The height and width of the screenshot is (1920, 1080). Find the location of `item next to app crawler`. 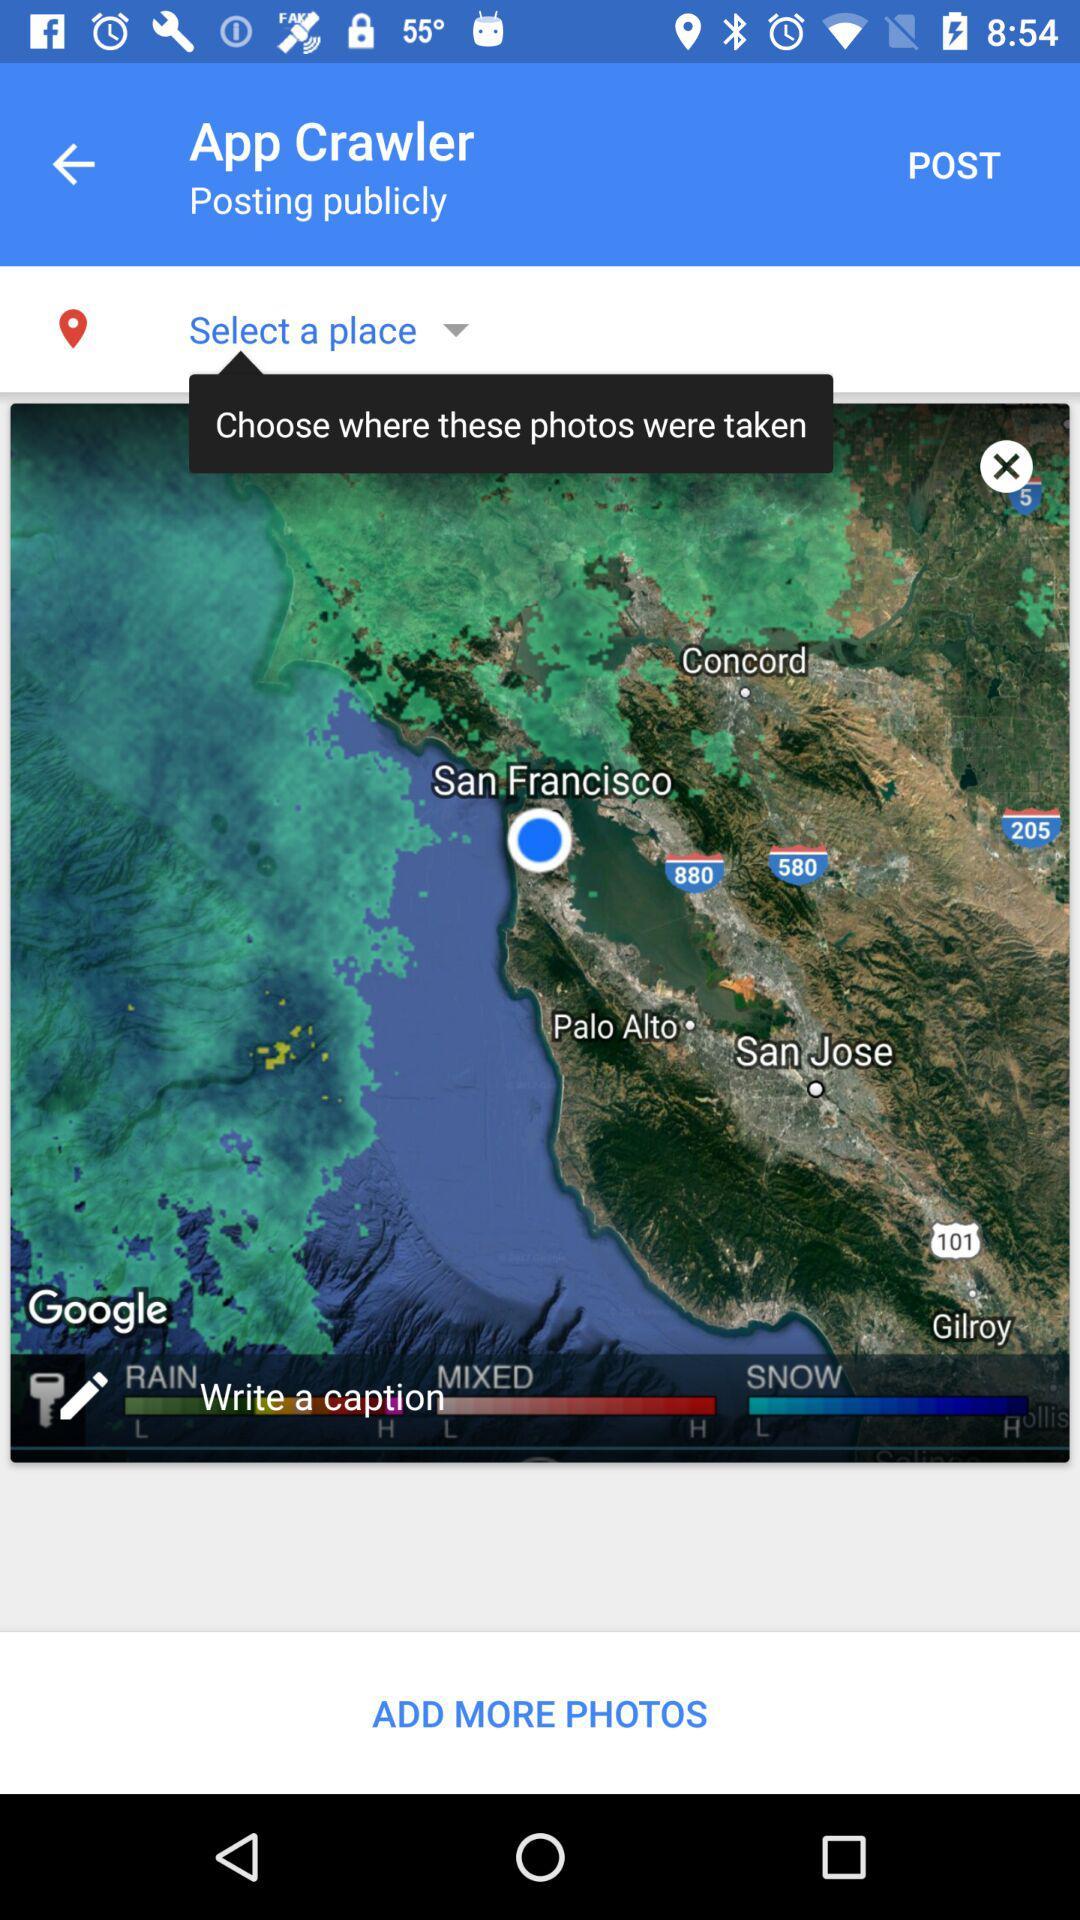

item next to app crawler is located at coordinates (952, 164).